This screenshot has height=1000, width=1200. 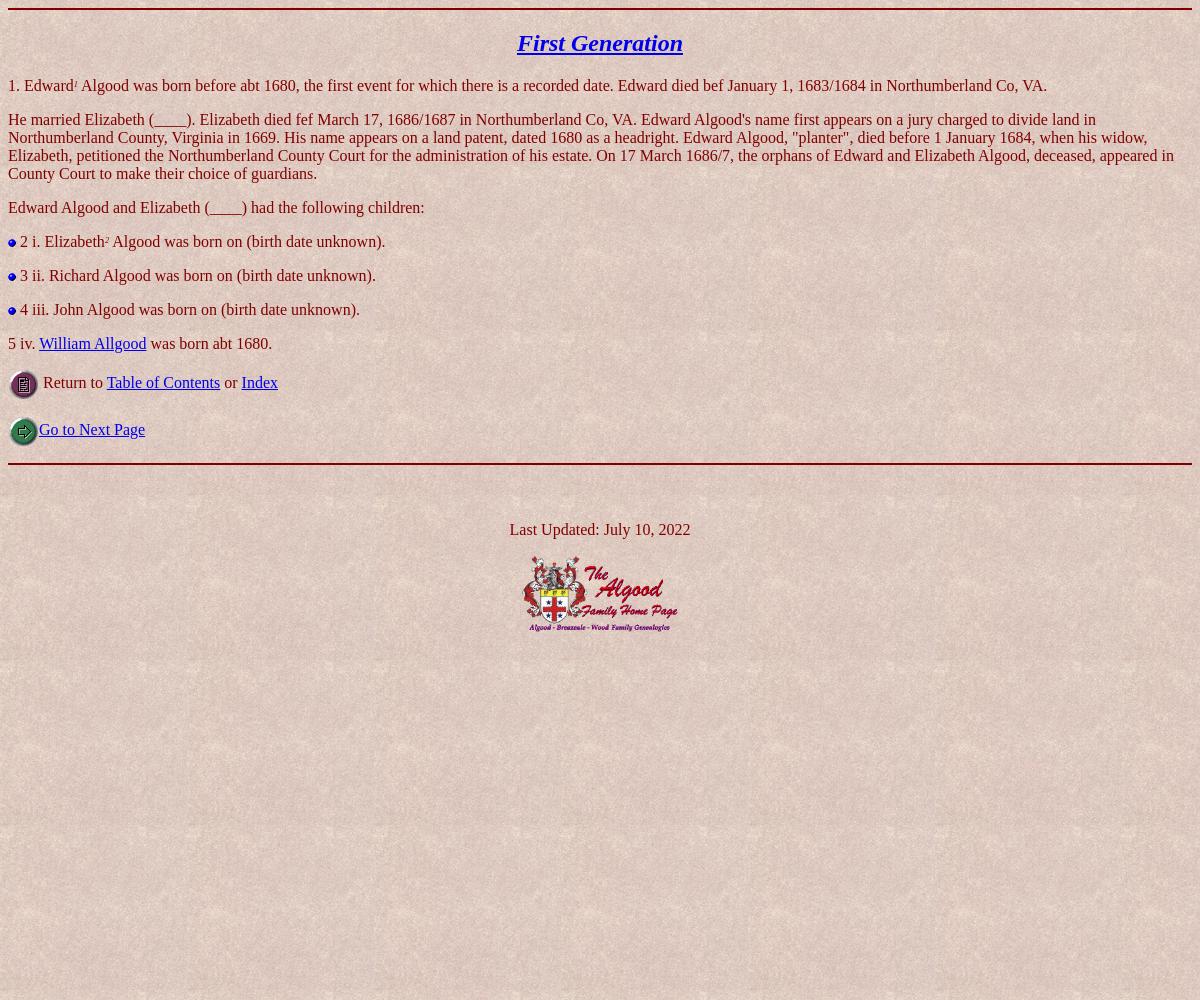 What do you see at coordinates (598, 528) in the screenshot?
I see `'Last Updated:  July 10, 2022'` at bounding box center [598, 528].